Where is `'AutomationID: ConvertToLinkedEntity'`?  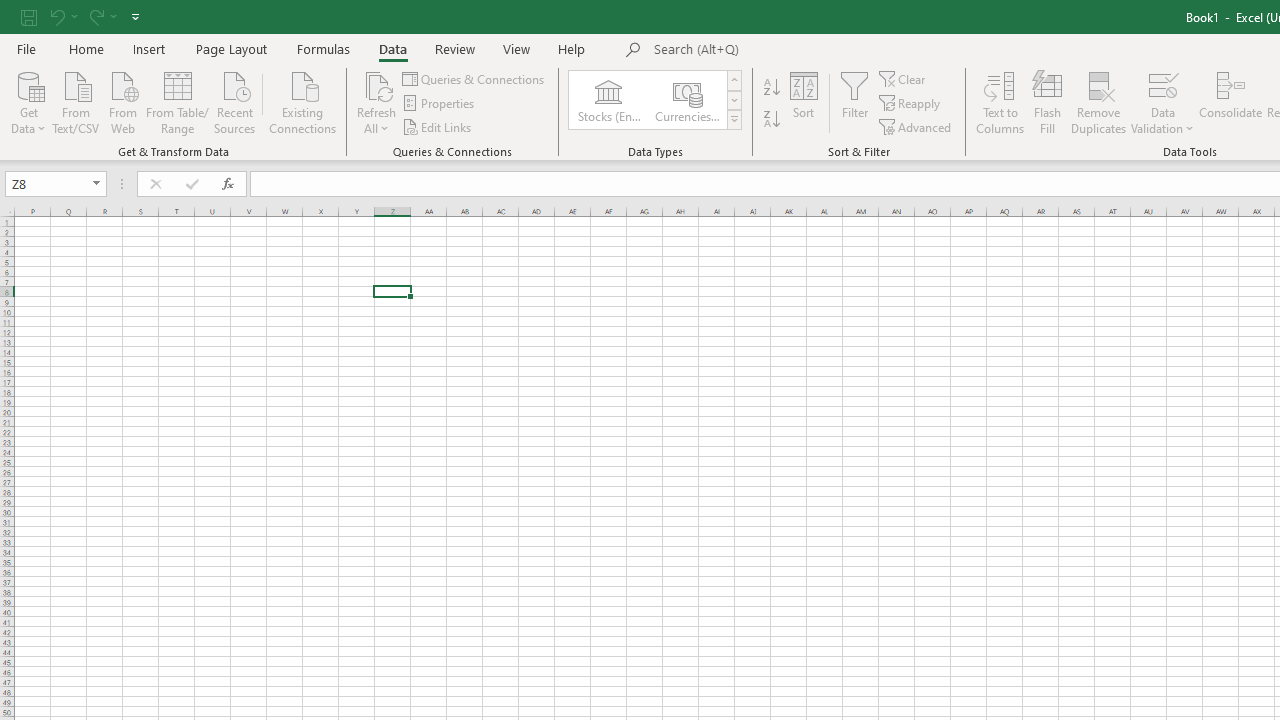
'AutomationID: ConvertToLinkedEntity' is located at coordinates (656, 100).